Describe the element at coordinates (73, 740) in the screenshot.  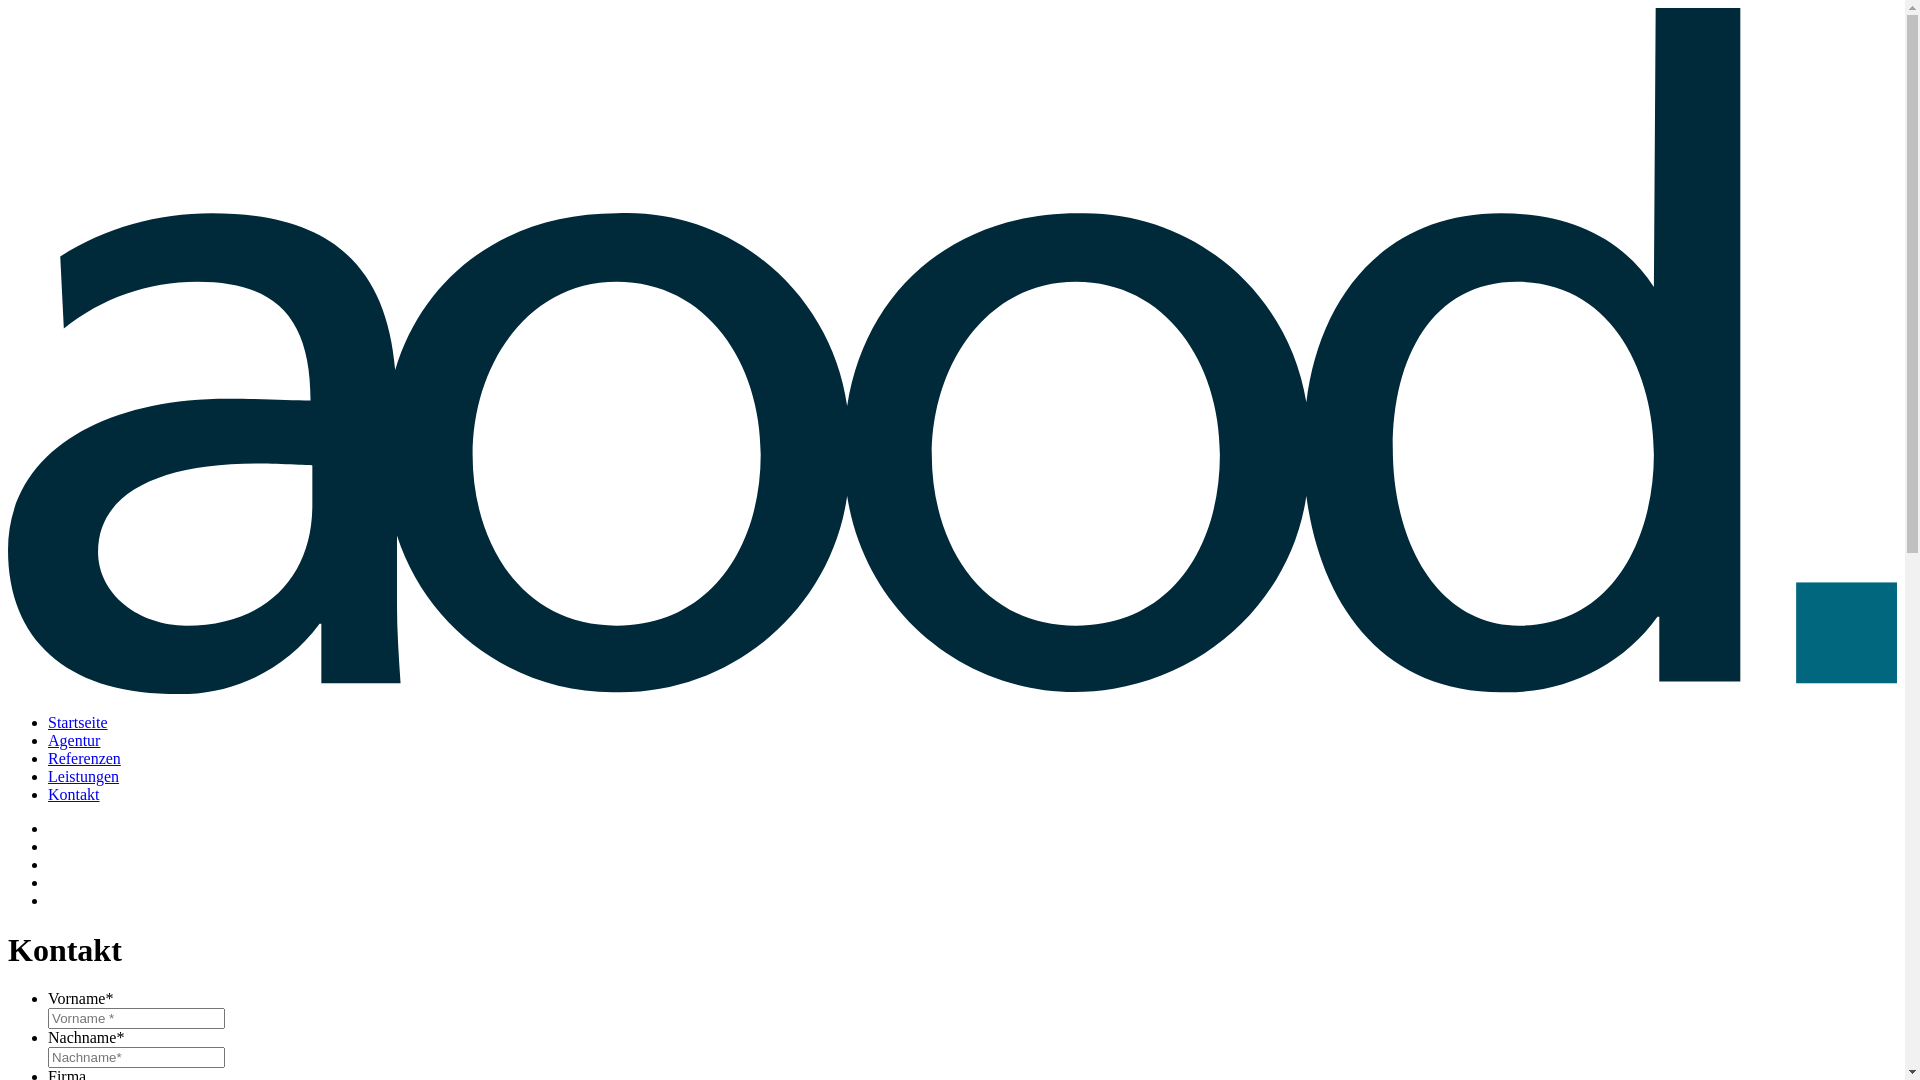
I see `'Agentur'` at that location.